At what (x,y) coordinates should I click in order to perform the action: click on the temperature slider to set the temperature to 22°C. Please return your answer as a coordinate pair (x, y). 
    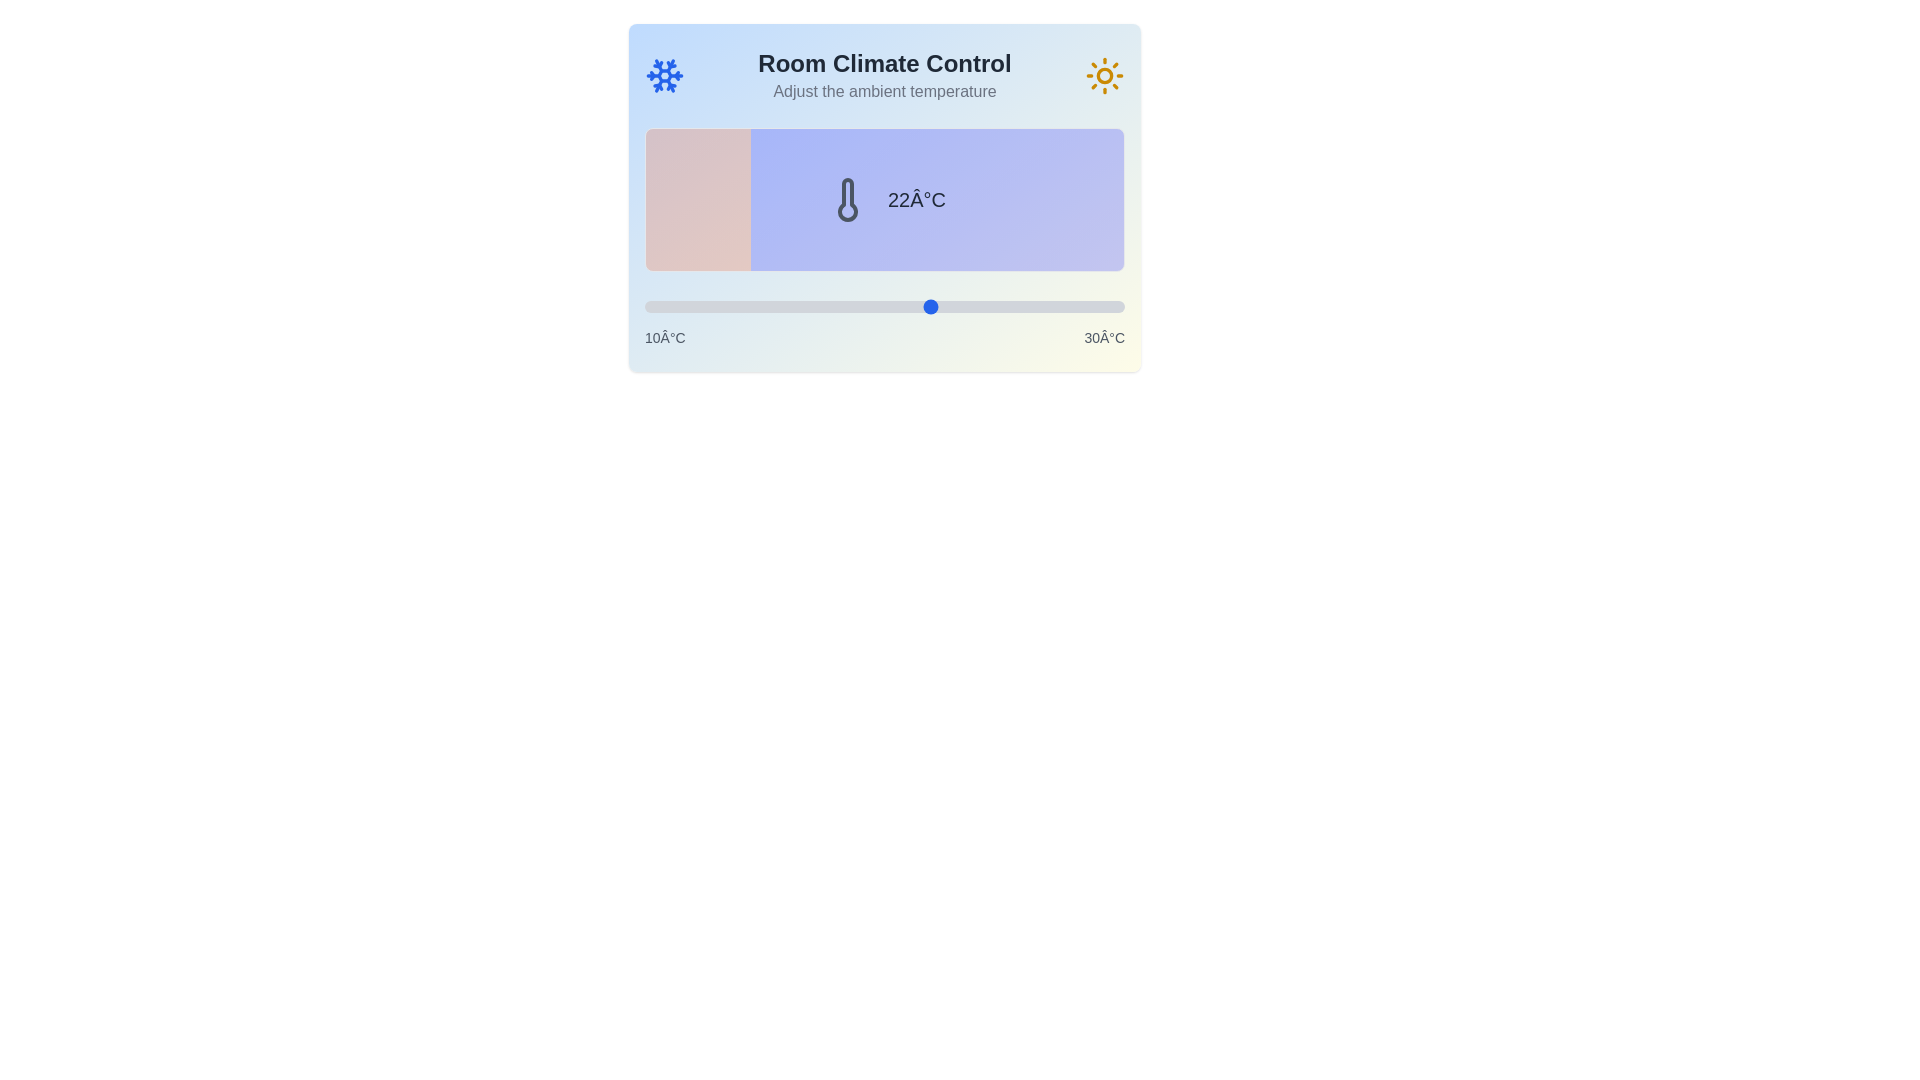
    Looking at the image, I should click on (931, 307).